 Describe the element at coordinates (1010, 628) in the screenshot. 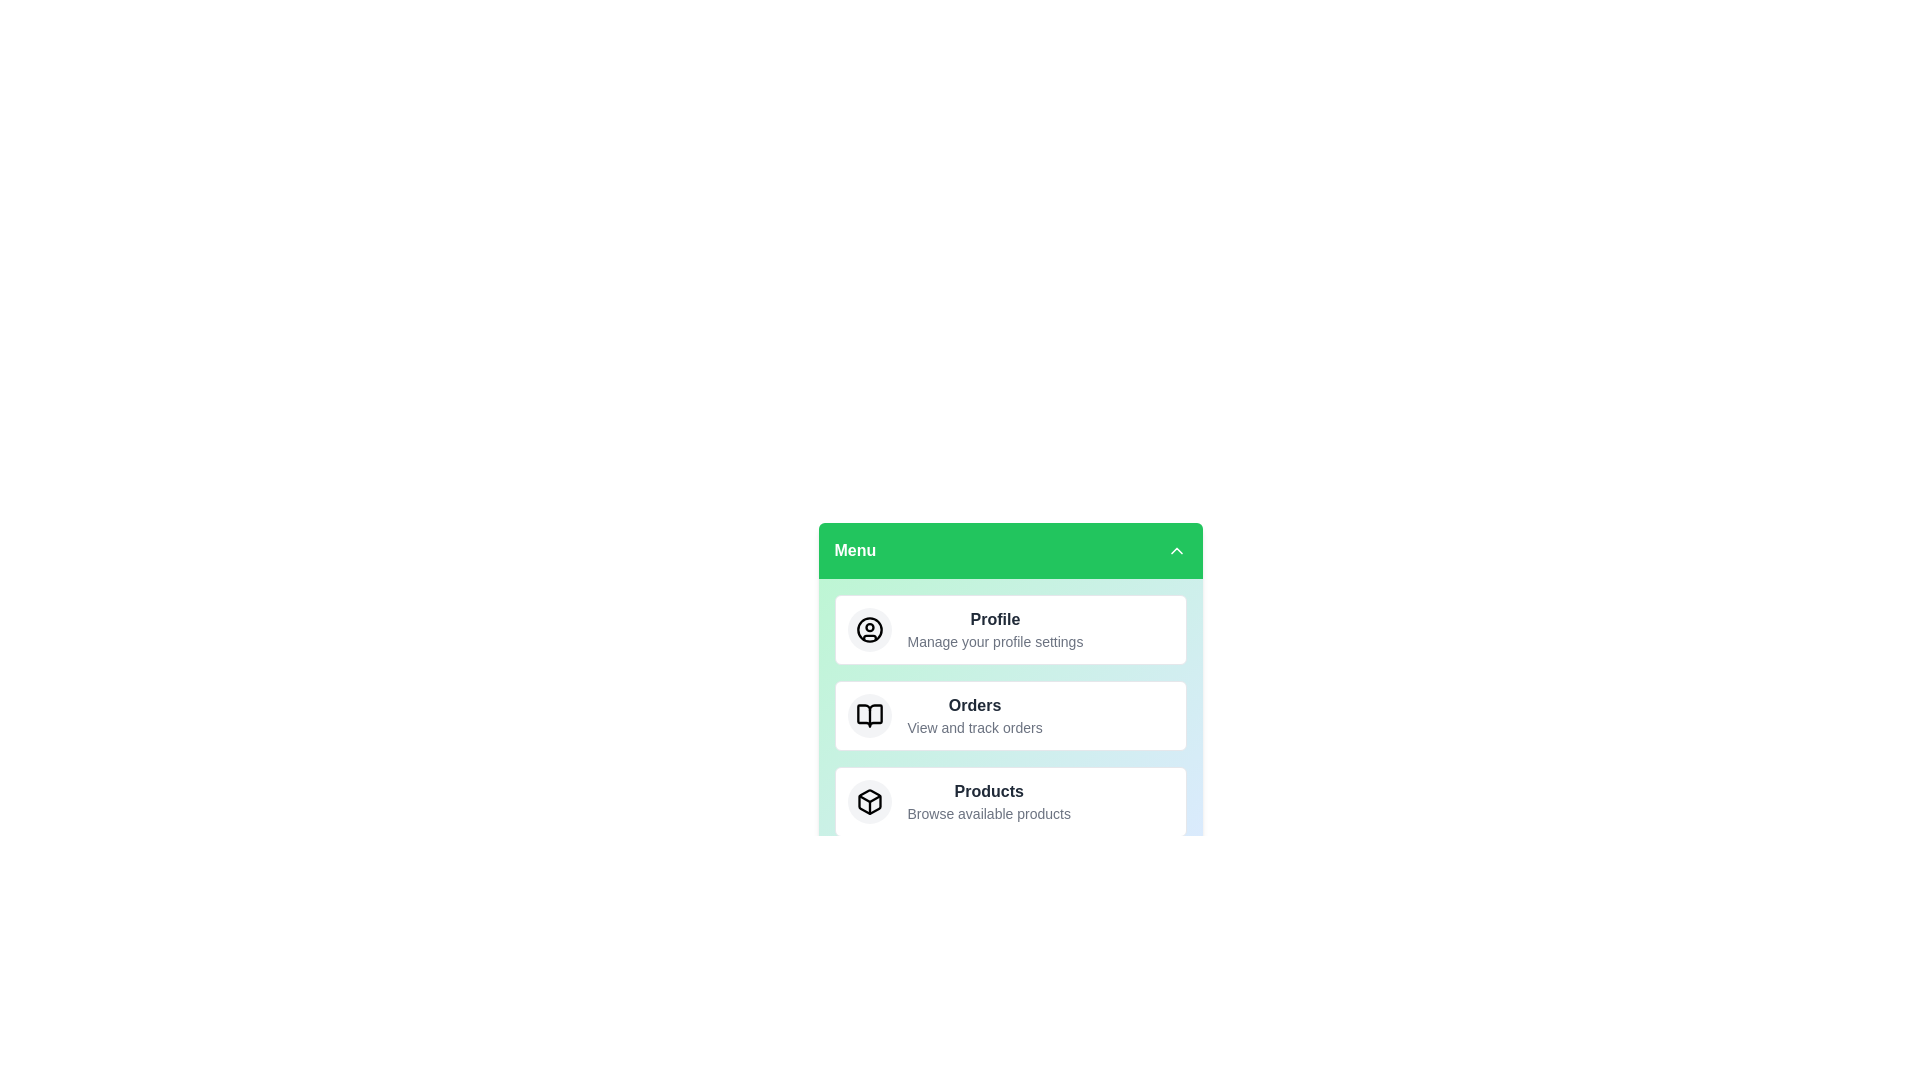

I see `the menu item labeled Profile` at that location.